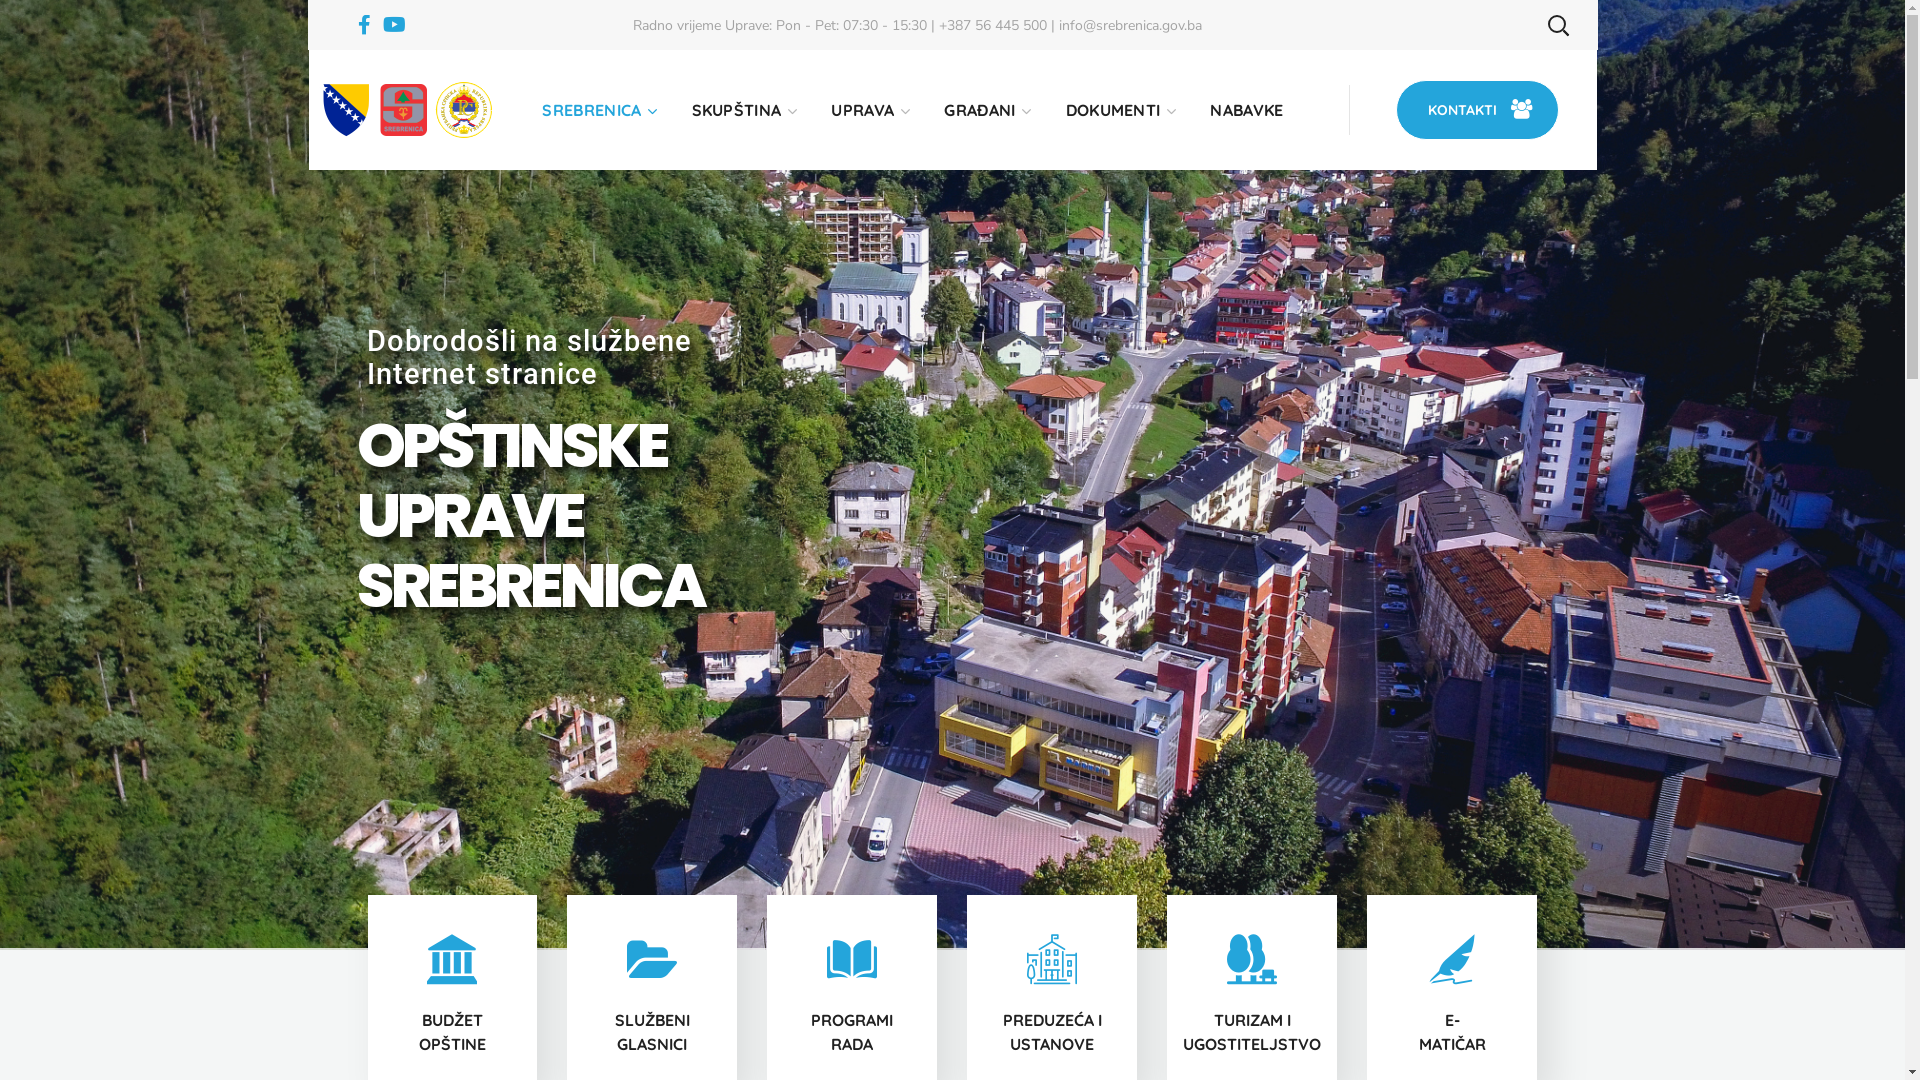  I want to click on 'NABAVKE', so click(1245, 110).